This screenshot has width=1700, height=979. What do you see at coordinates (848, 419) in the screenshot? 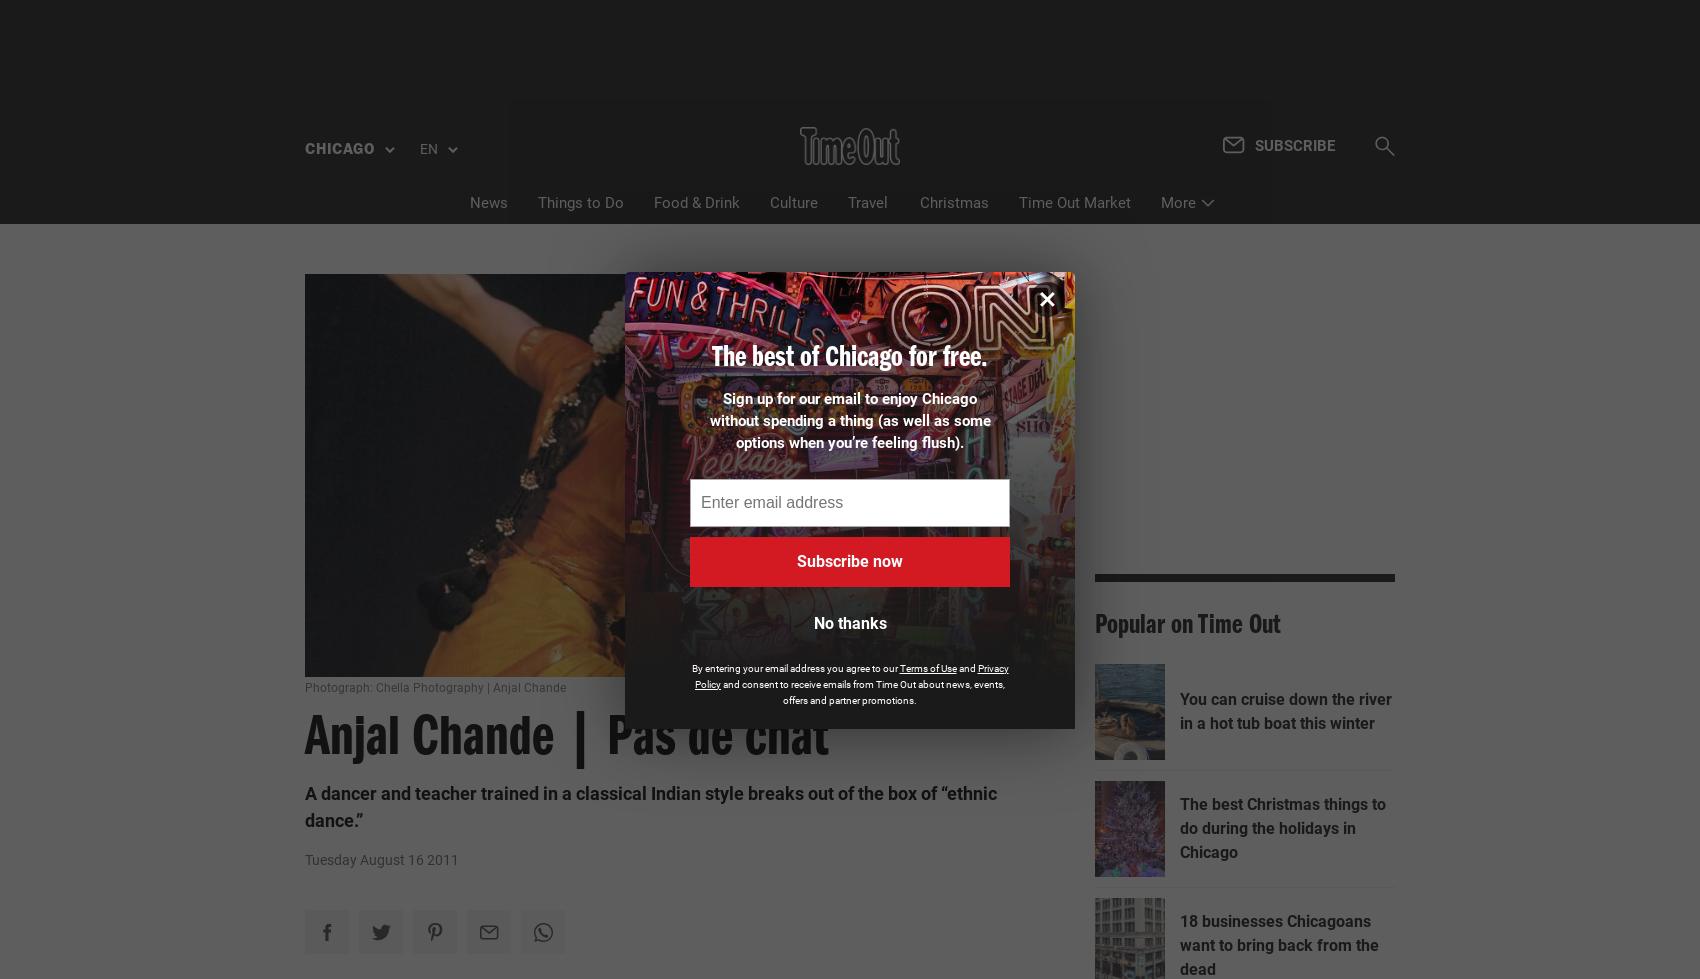
I see `'Sign up for our email to enjoy Chicago without spending a thing (as well as some options when you’re feeling flush).'` at bounding box center [848, 419].